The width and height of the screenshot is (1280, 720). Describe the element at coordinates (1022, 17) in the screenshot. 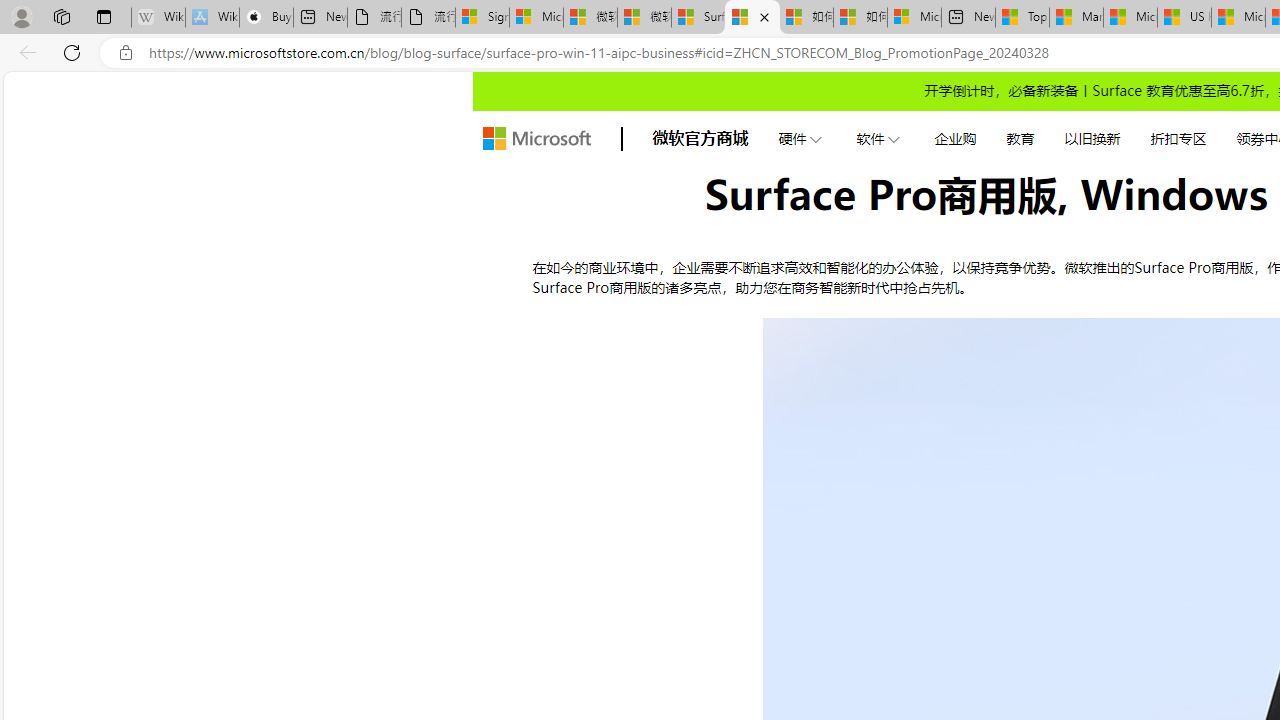

I see `'Top Stories - MSN'` at that location.